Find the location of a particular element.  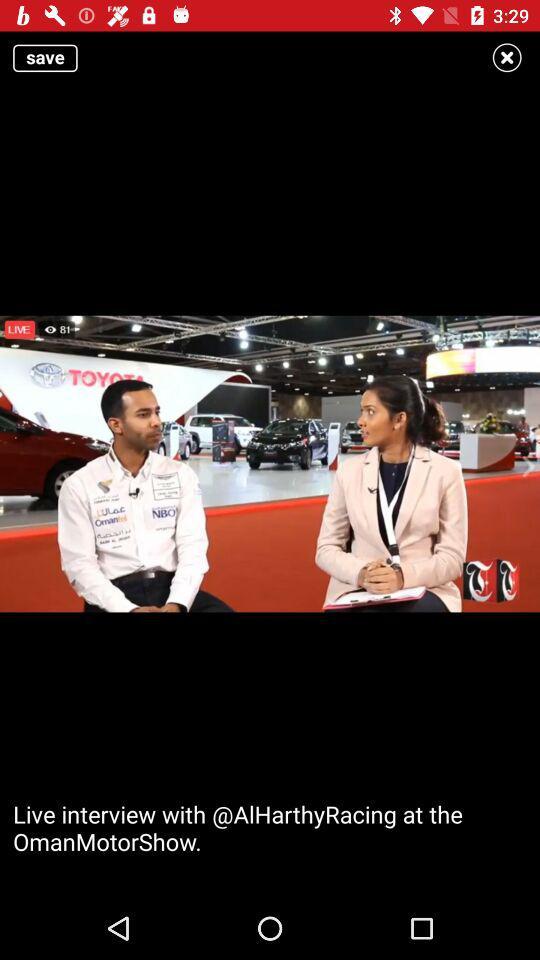

the close icon is located at coordinates (498, 62).